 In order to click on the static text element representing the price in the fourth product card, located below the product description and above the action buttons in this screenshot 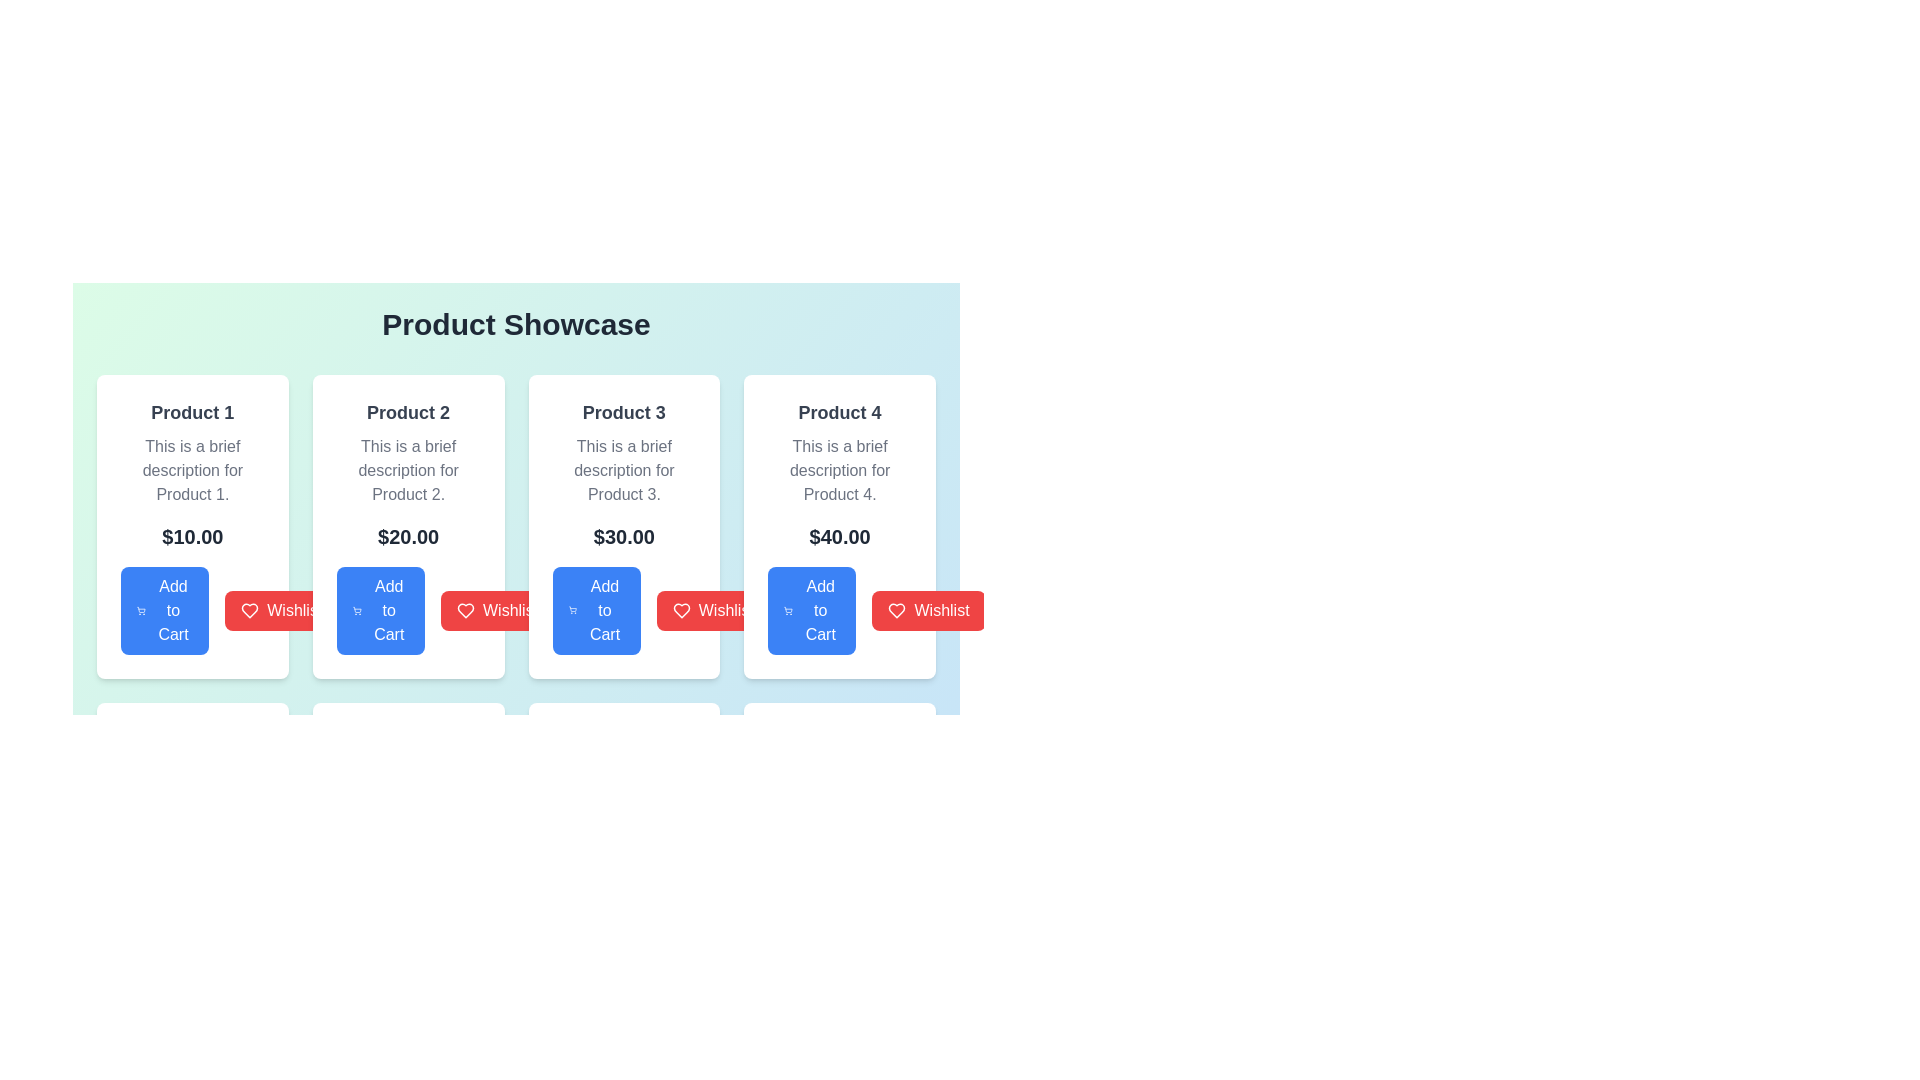, I will do `click(840, 535)`.